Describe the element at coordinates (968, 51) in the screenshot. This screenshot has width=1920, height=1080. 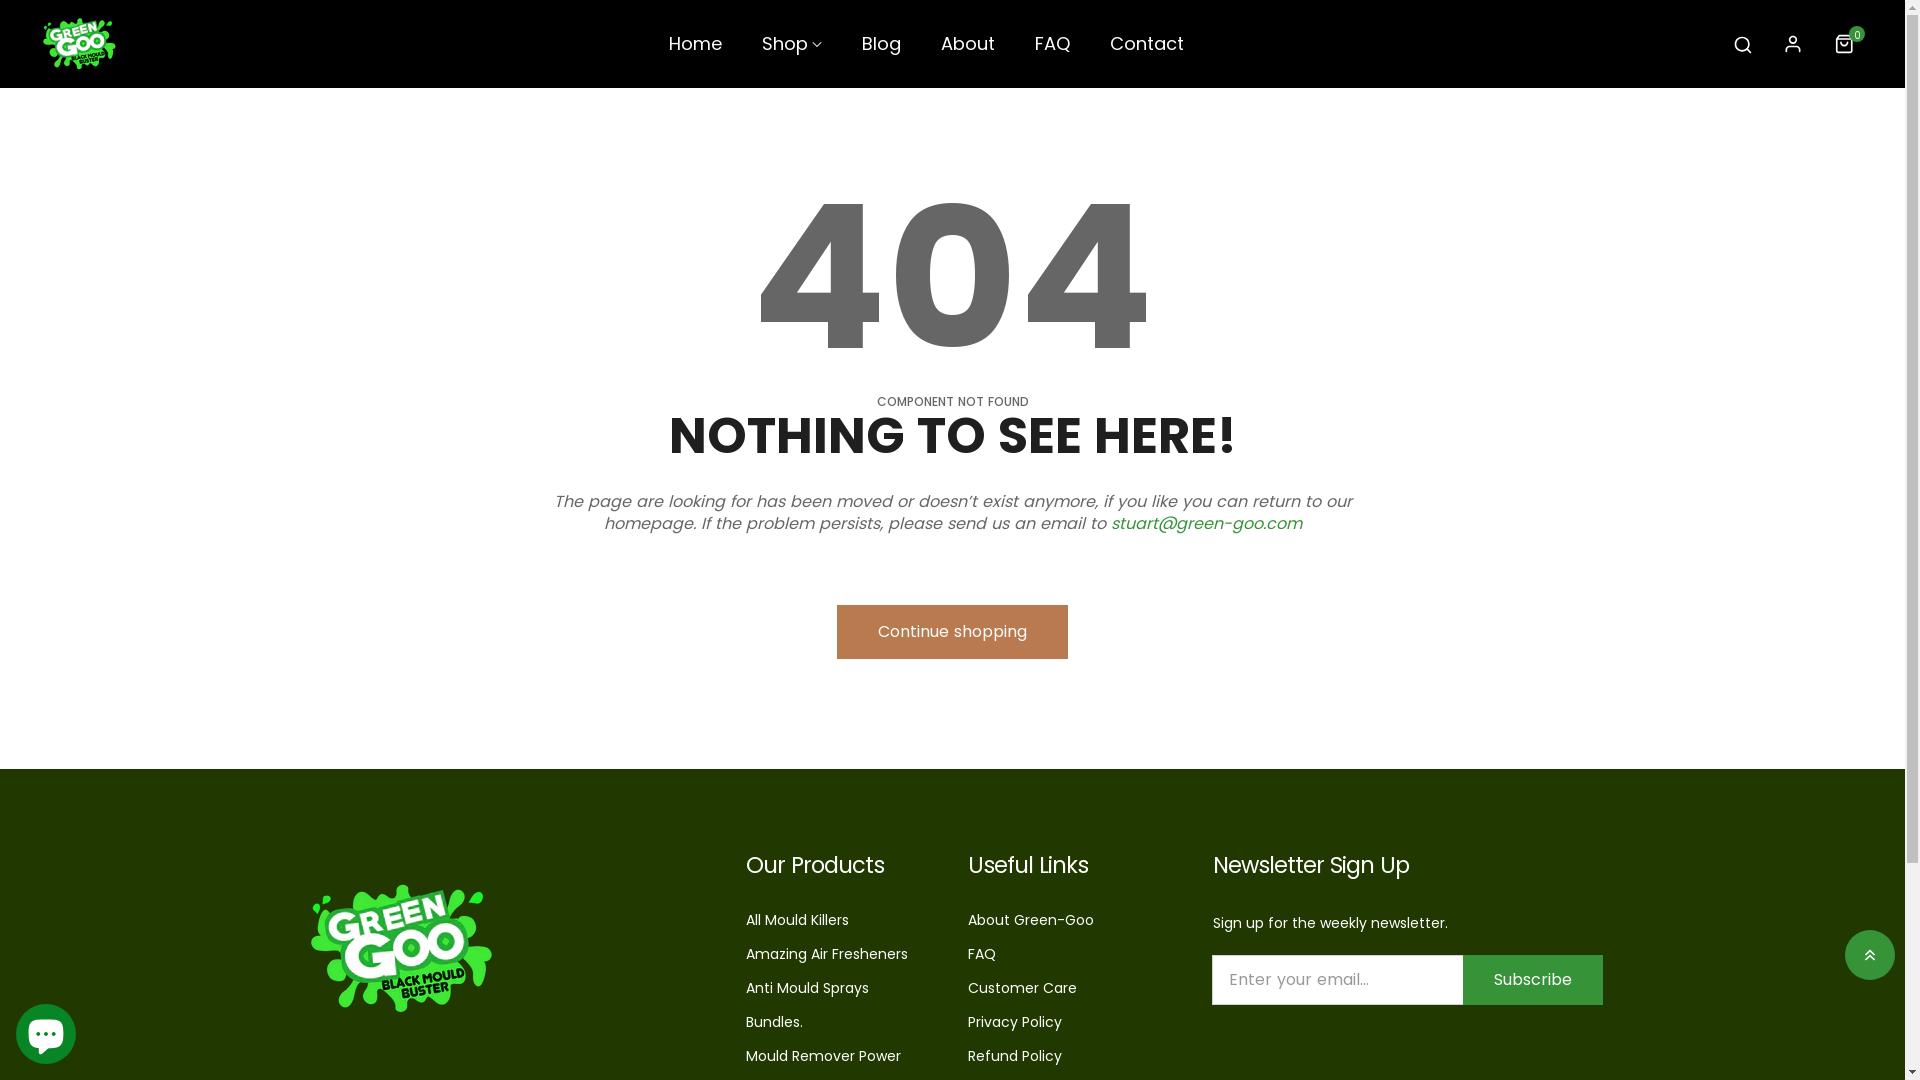
I see `'About'` at that location.